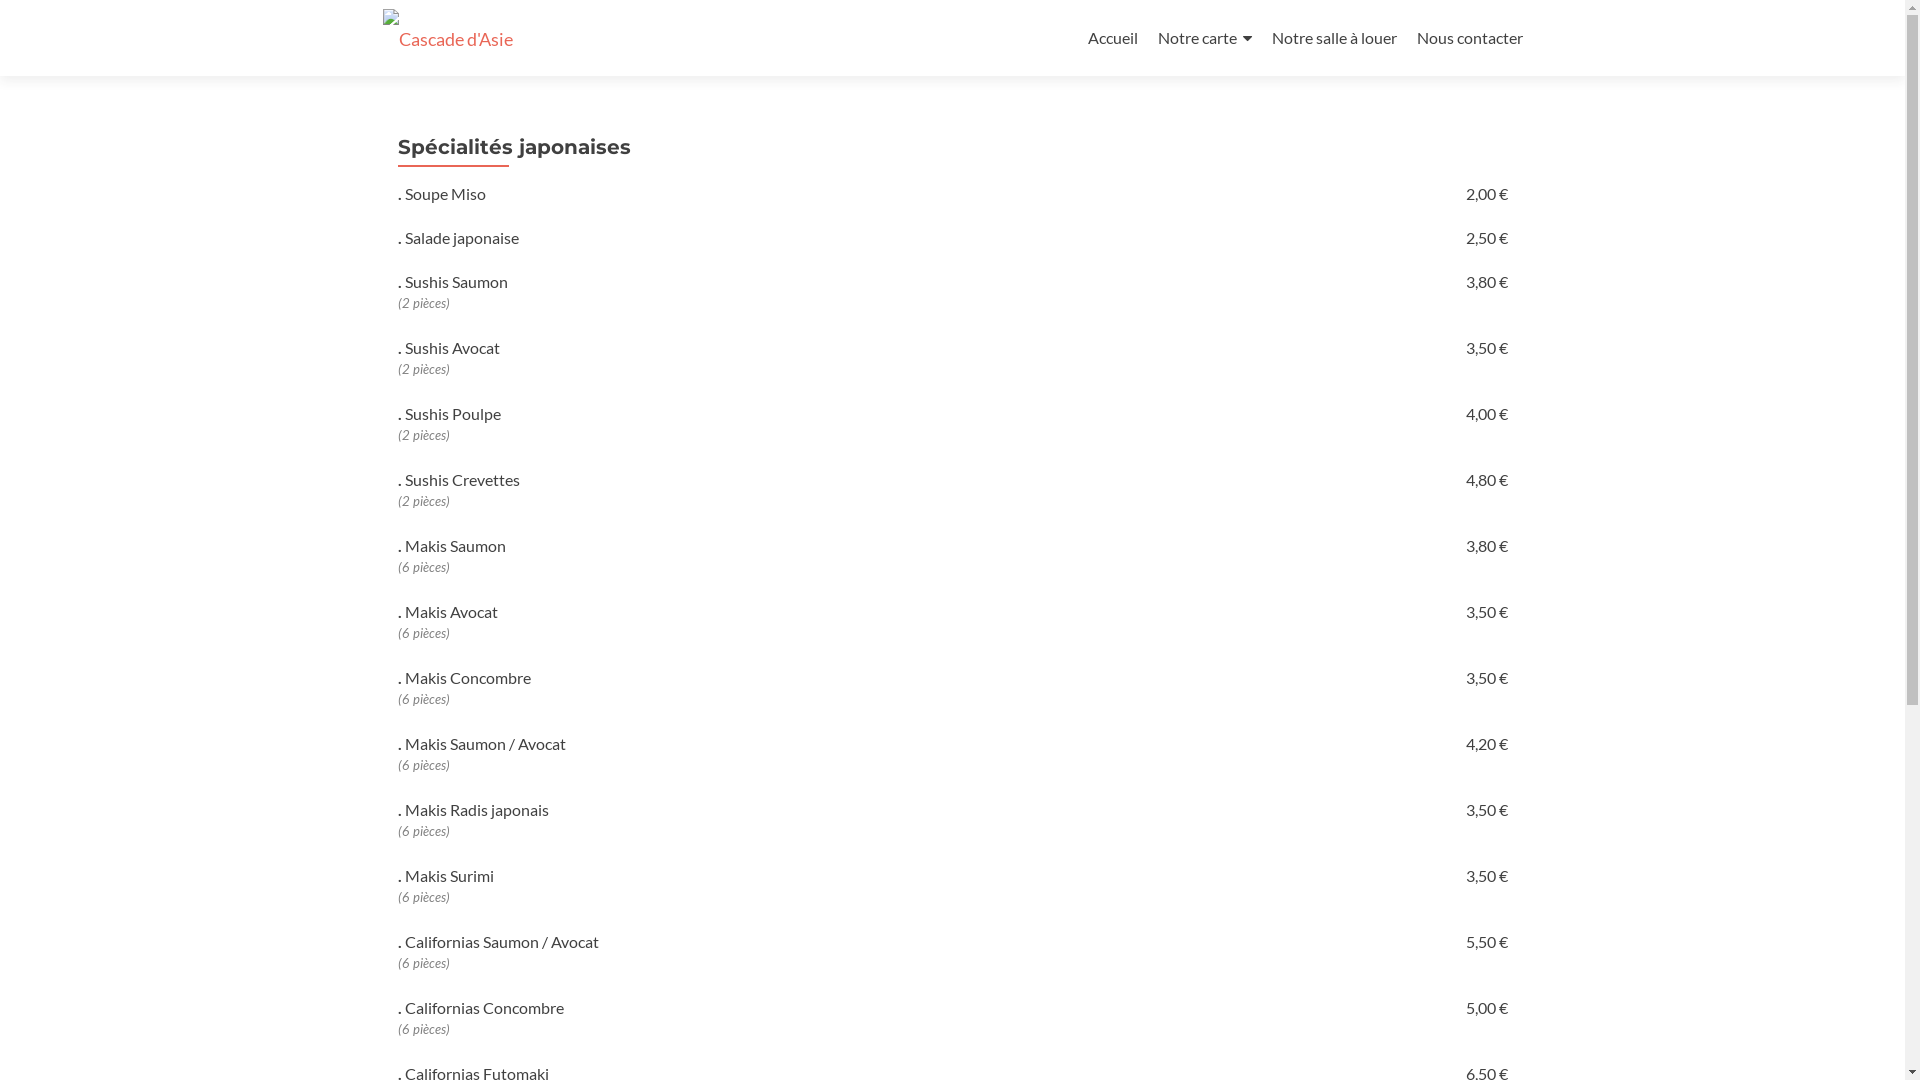  What do you see at coordinates (1203, 38) in the screenshot?
I see `'Notre carte'` at bounding box center [1203, 38].